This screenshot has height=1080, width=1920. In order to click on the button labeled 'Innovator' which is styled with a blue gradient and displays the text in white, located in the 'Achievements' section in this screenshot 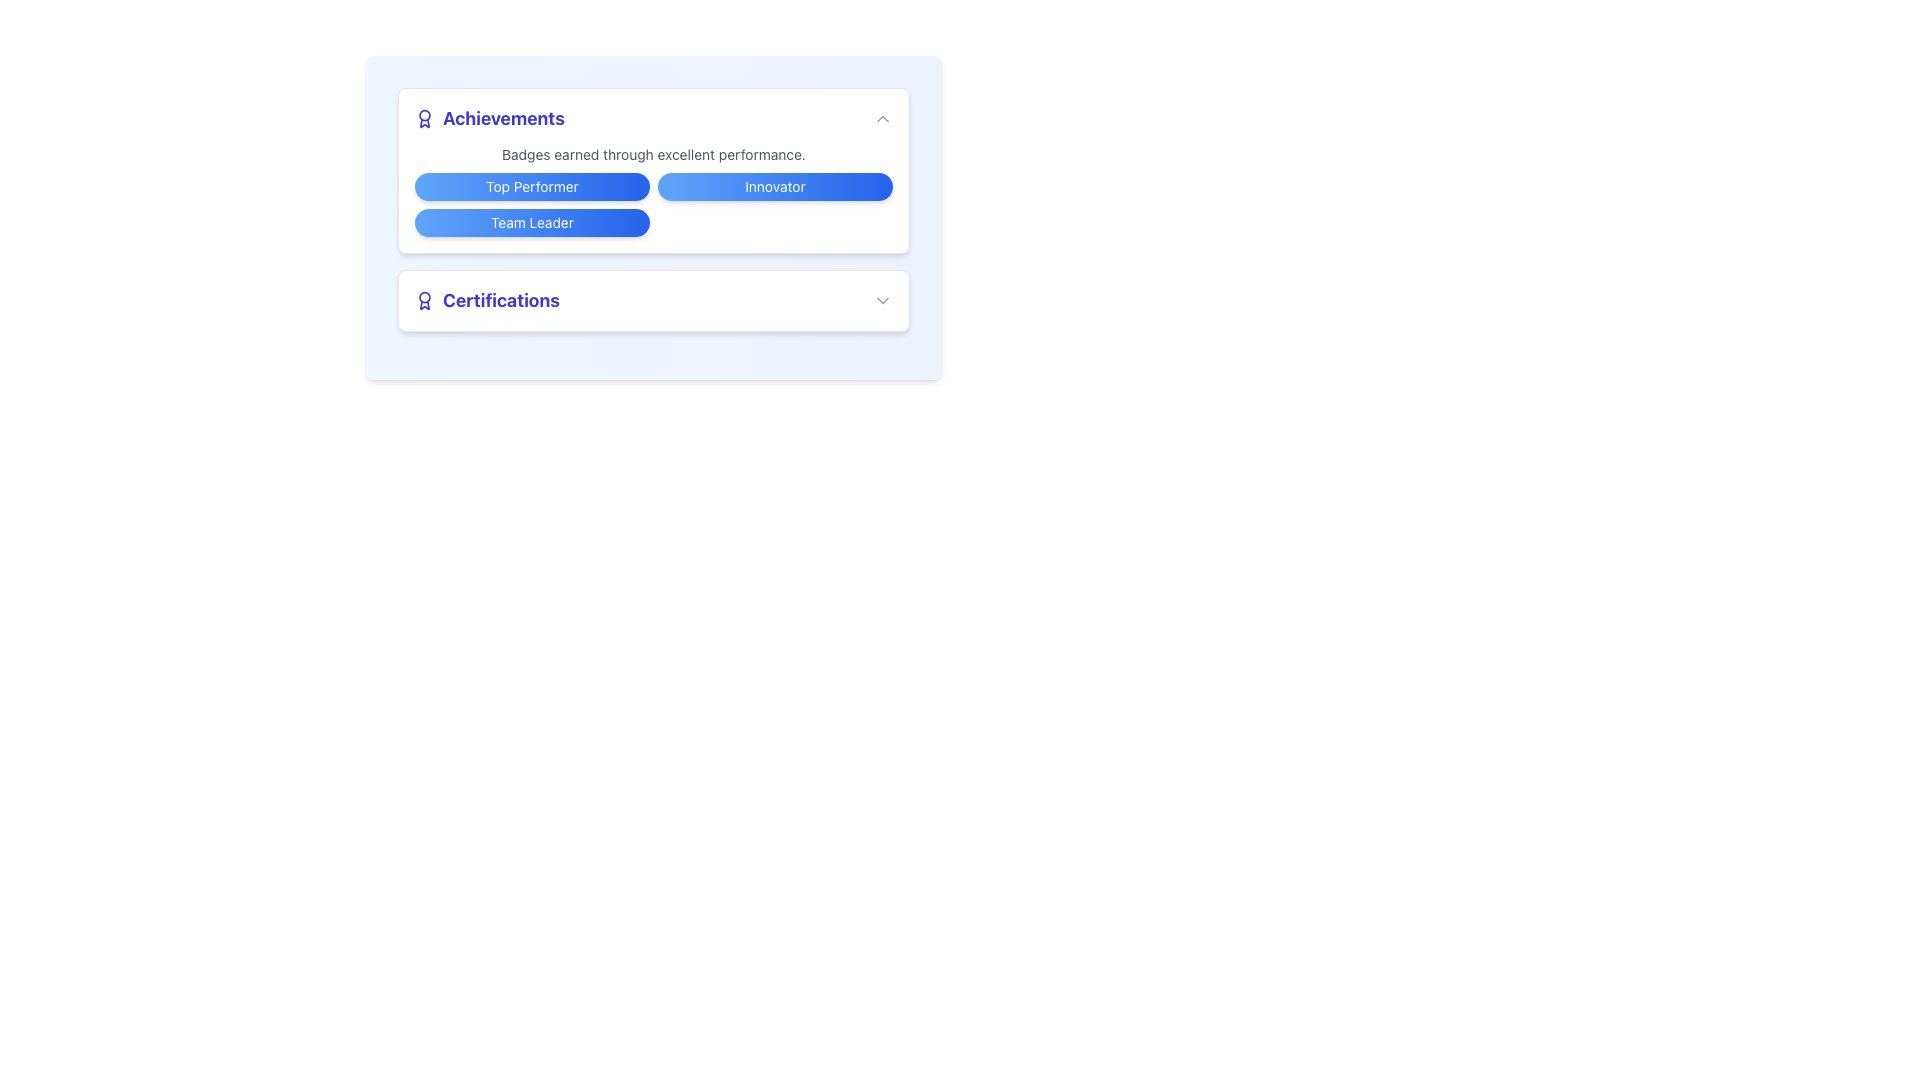, I will do `click(774, 186)`.